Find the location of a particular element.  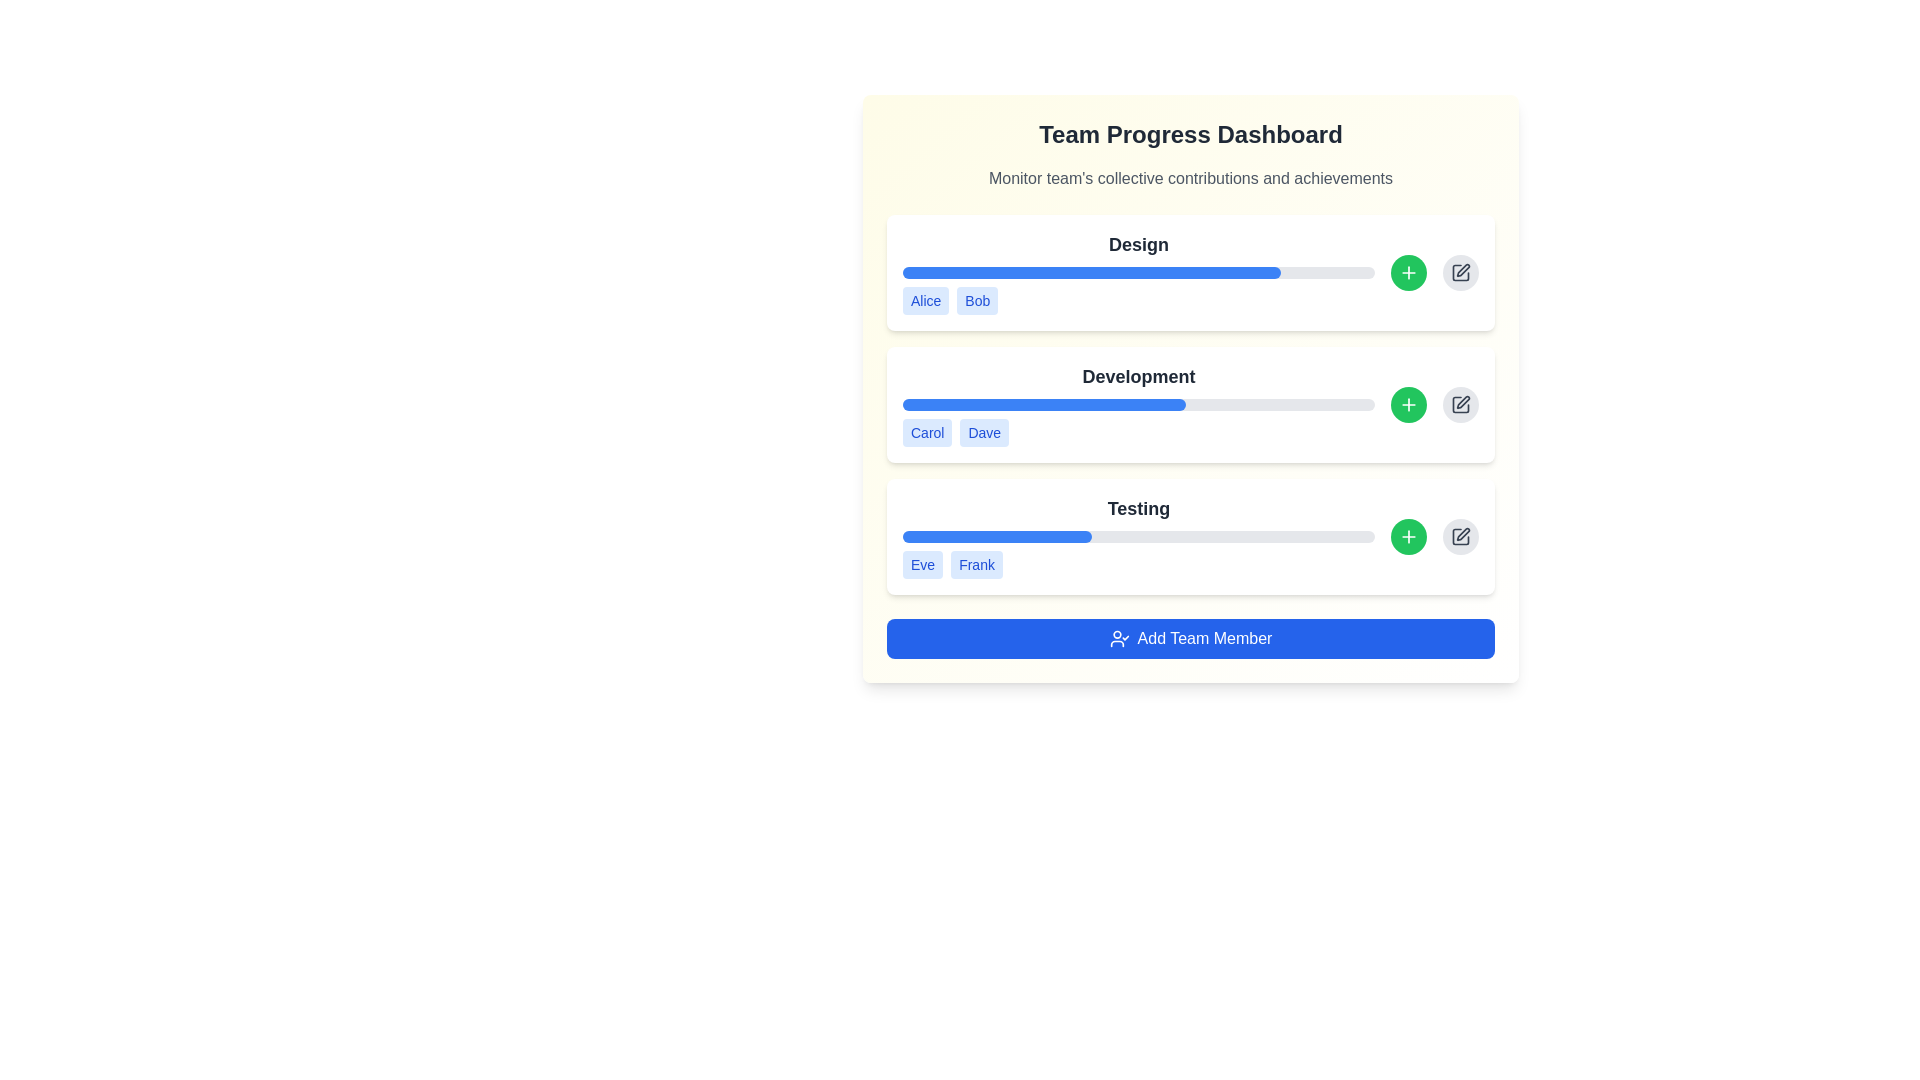

the names 'Carol' and 'Dave' located in the progress bar section of the second card element on the dashboard is located at coordinates (1138, 405).